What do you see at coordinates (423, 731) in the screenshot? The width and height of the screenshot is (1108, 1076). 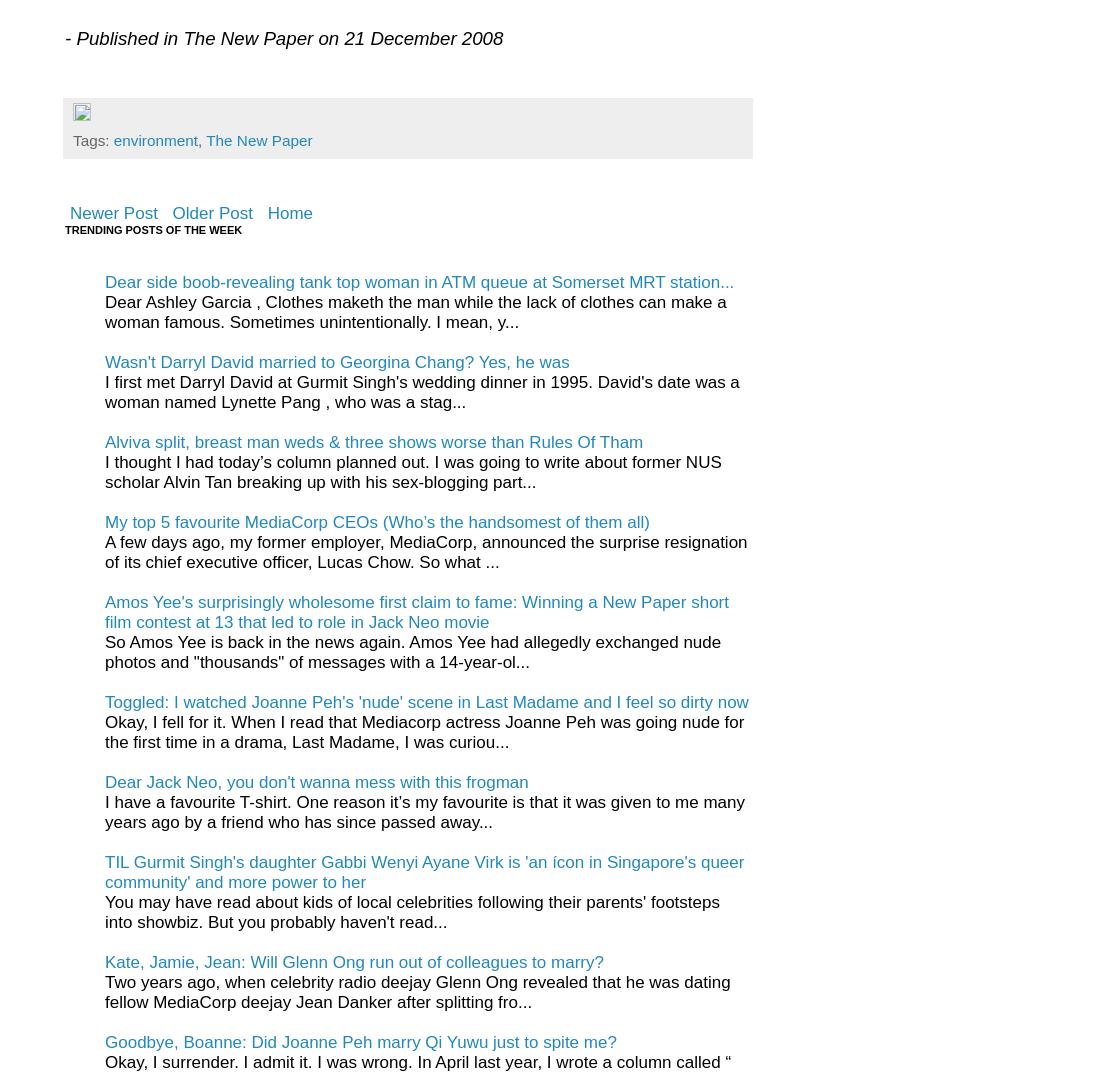 I see `'Okay, I fell for it.   When I read that Mediacorp actress Joanne Peh was going nude for the first time in a drama, Last Madame, I was curiou...'` at bounding box center [423, 731].